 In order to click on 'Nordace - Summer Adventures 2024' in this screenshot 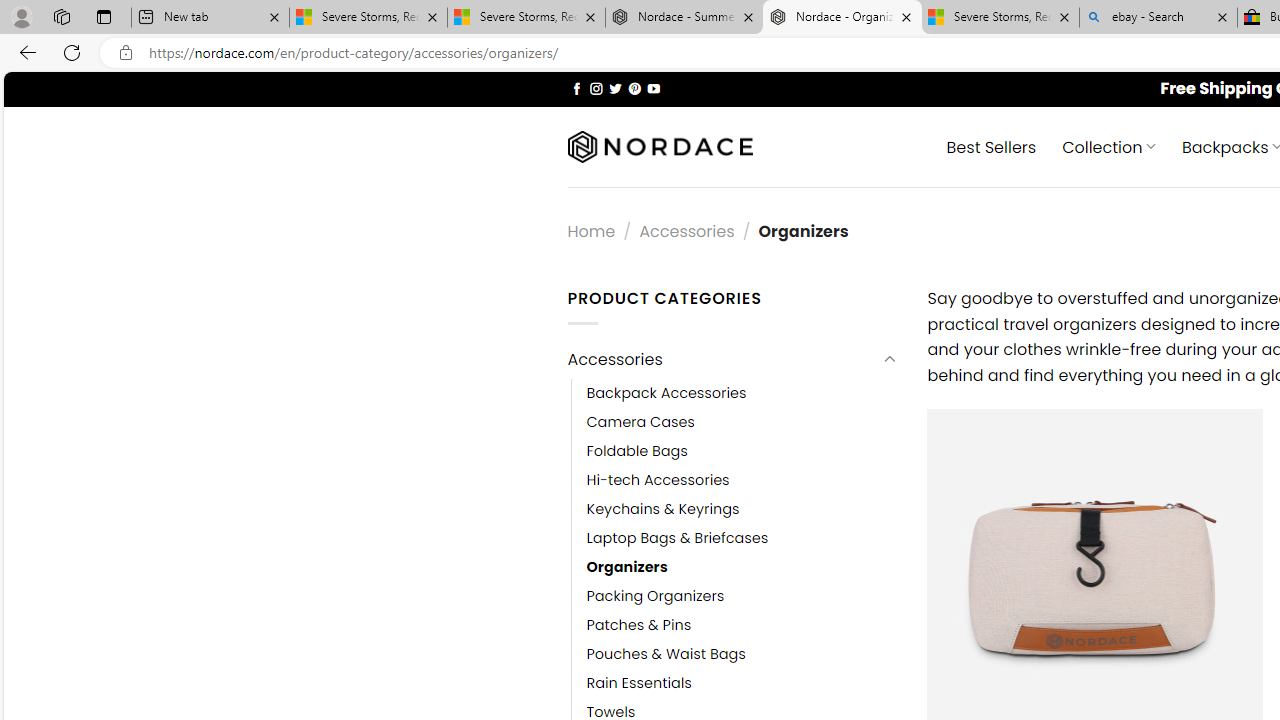, I will do `click(684, 17)`.